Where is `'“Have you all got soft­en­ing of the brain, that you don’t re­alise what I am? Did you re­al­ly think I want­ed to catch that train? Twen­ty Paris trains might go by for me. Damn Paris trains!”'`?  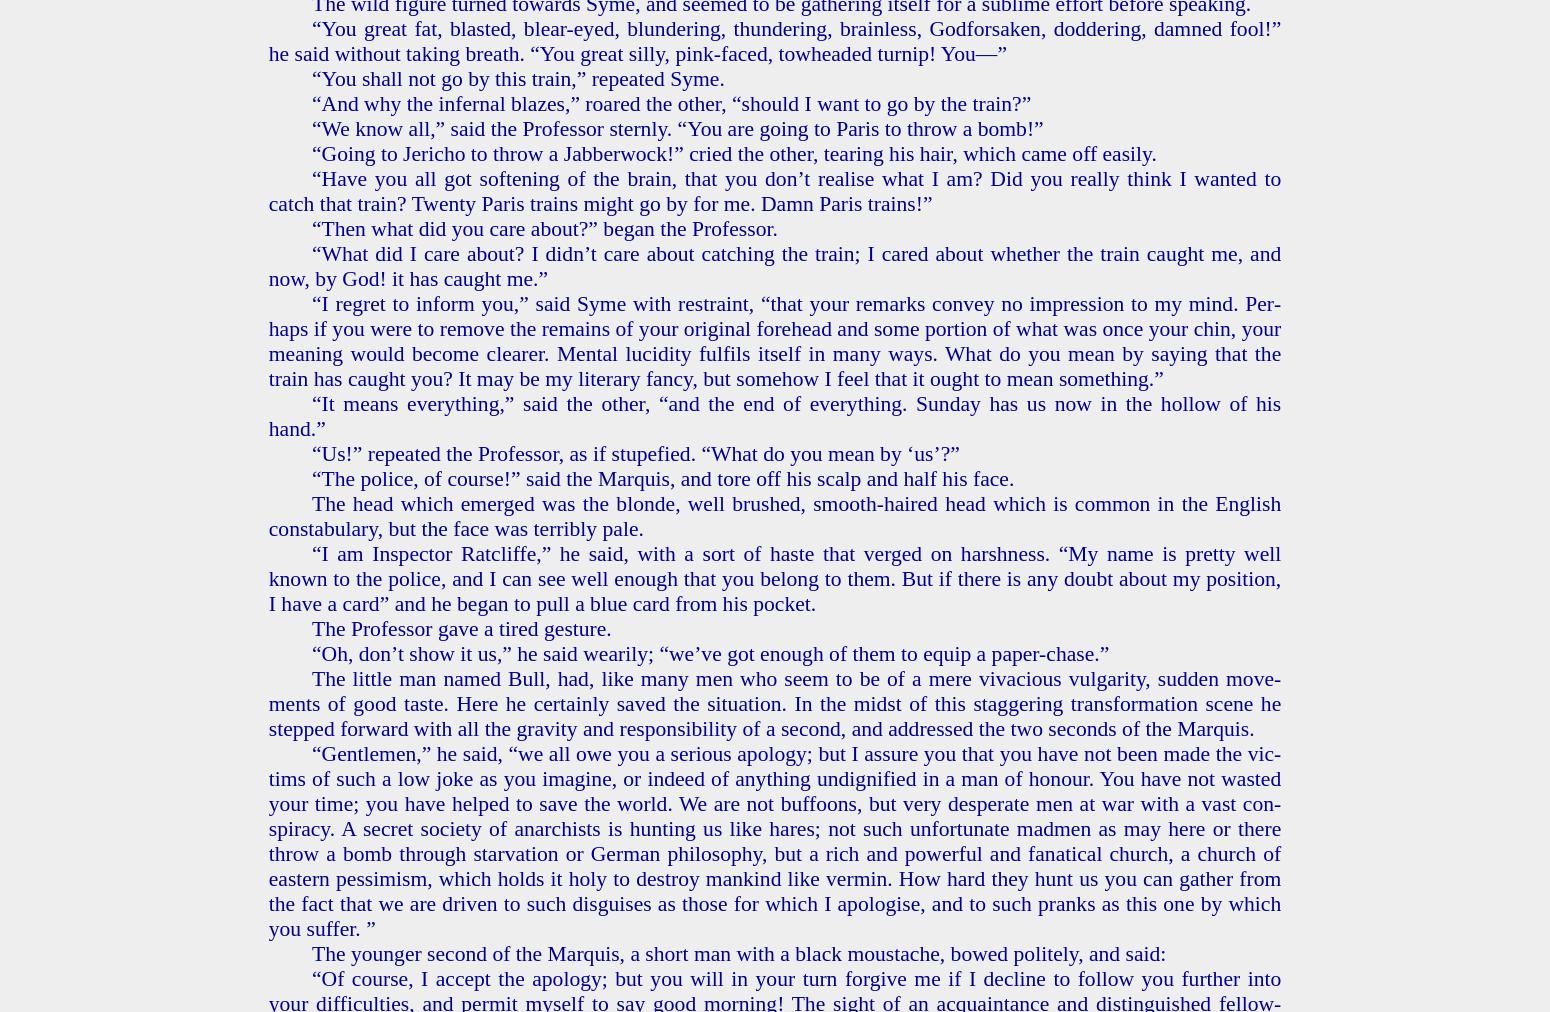 '“Have you all got soft­en­ing of the brain, that you don’t re­alise what I am? Did you re­al­ly think I want­ed to catch that train? Twen­ty Paris trains might go by for me. Damn Paris trains!”' is located at coordinates (267, 190).